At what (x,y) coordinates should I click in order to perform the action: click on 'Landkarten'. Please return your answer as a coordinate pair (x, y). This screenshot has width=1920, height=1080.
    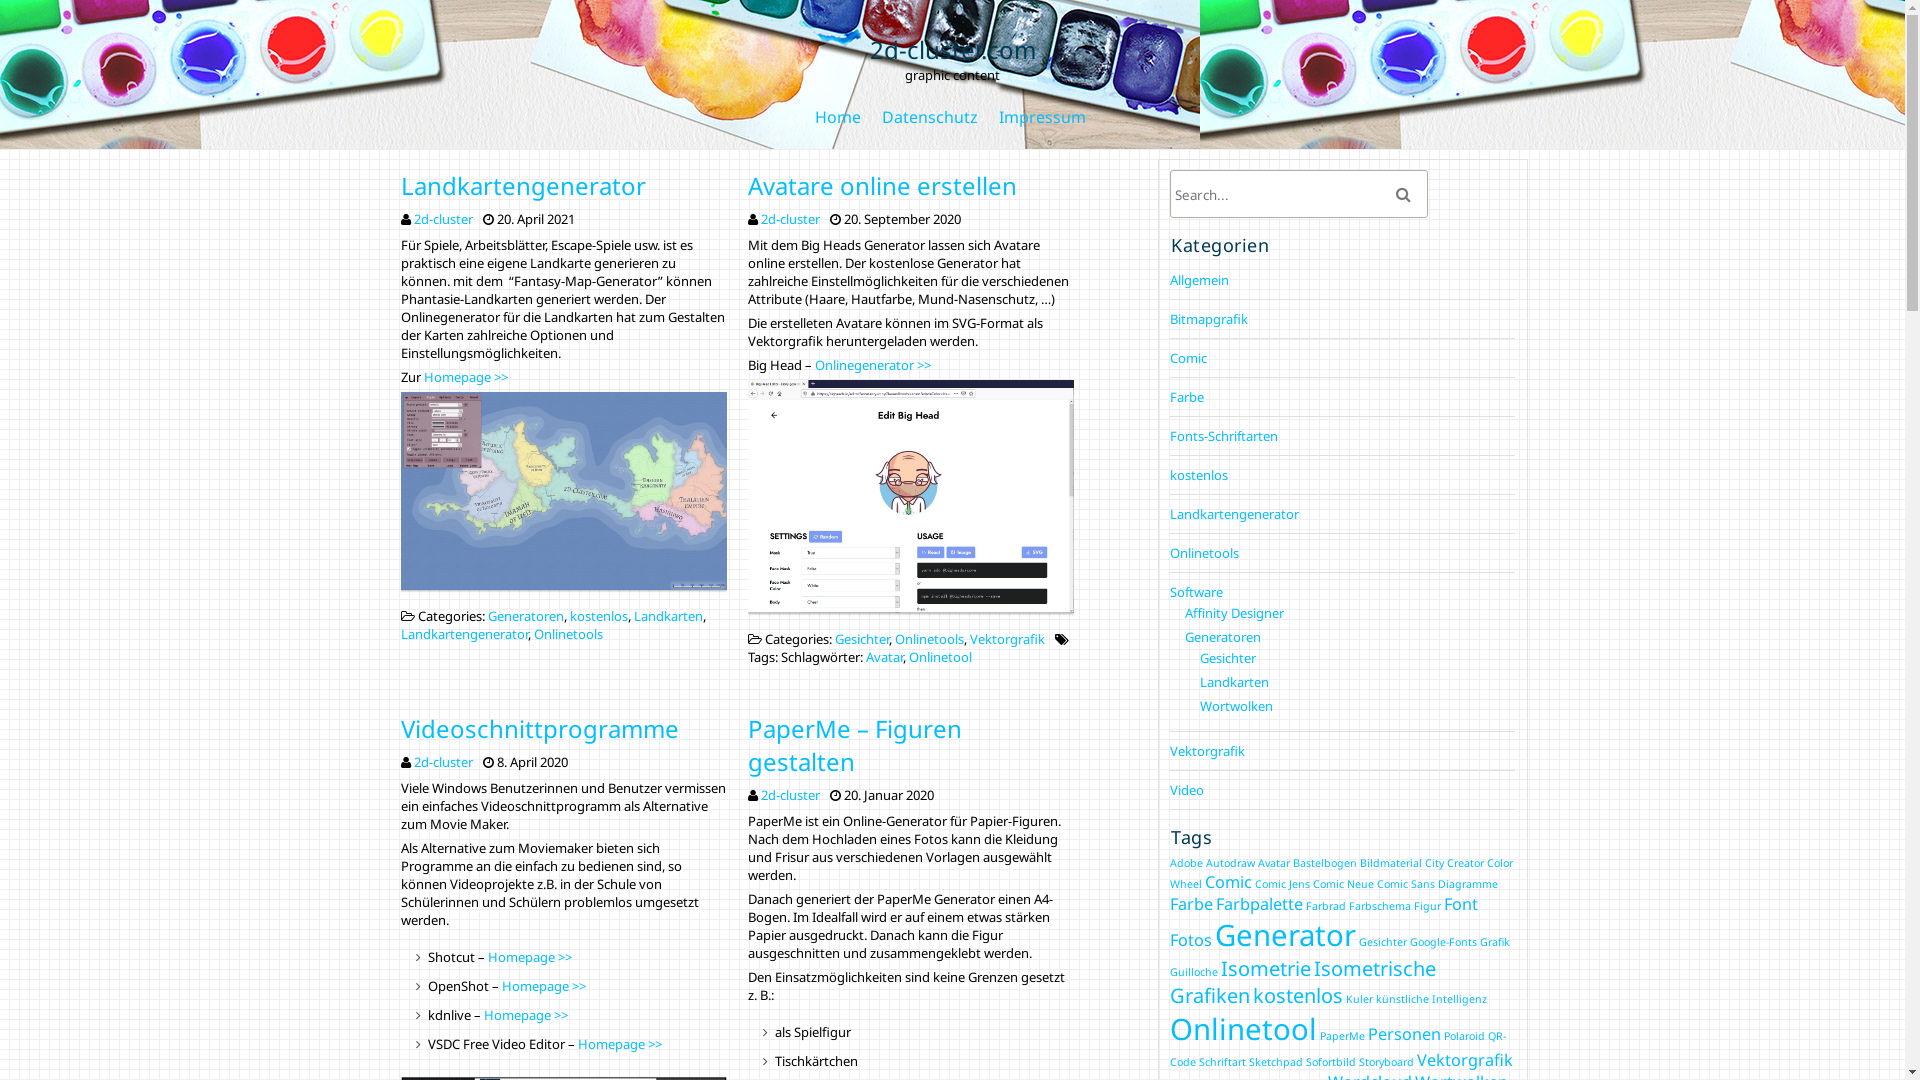
    Looking at the image, I should click on (1233, 681).